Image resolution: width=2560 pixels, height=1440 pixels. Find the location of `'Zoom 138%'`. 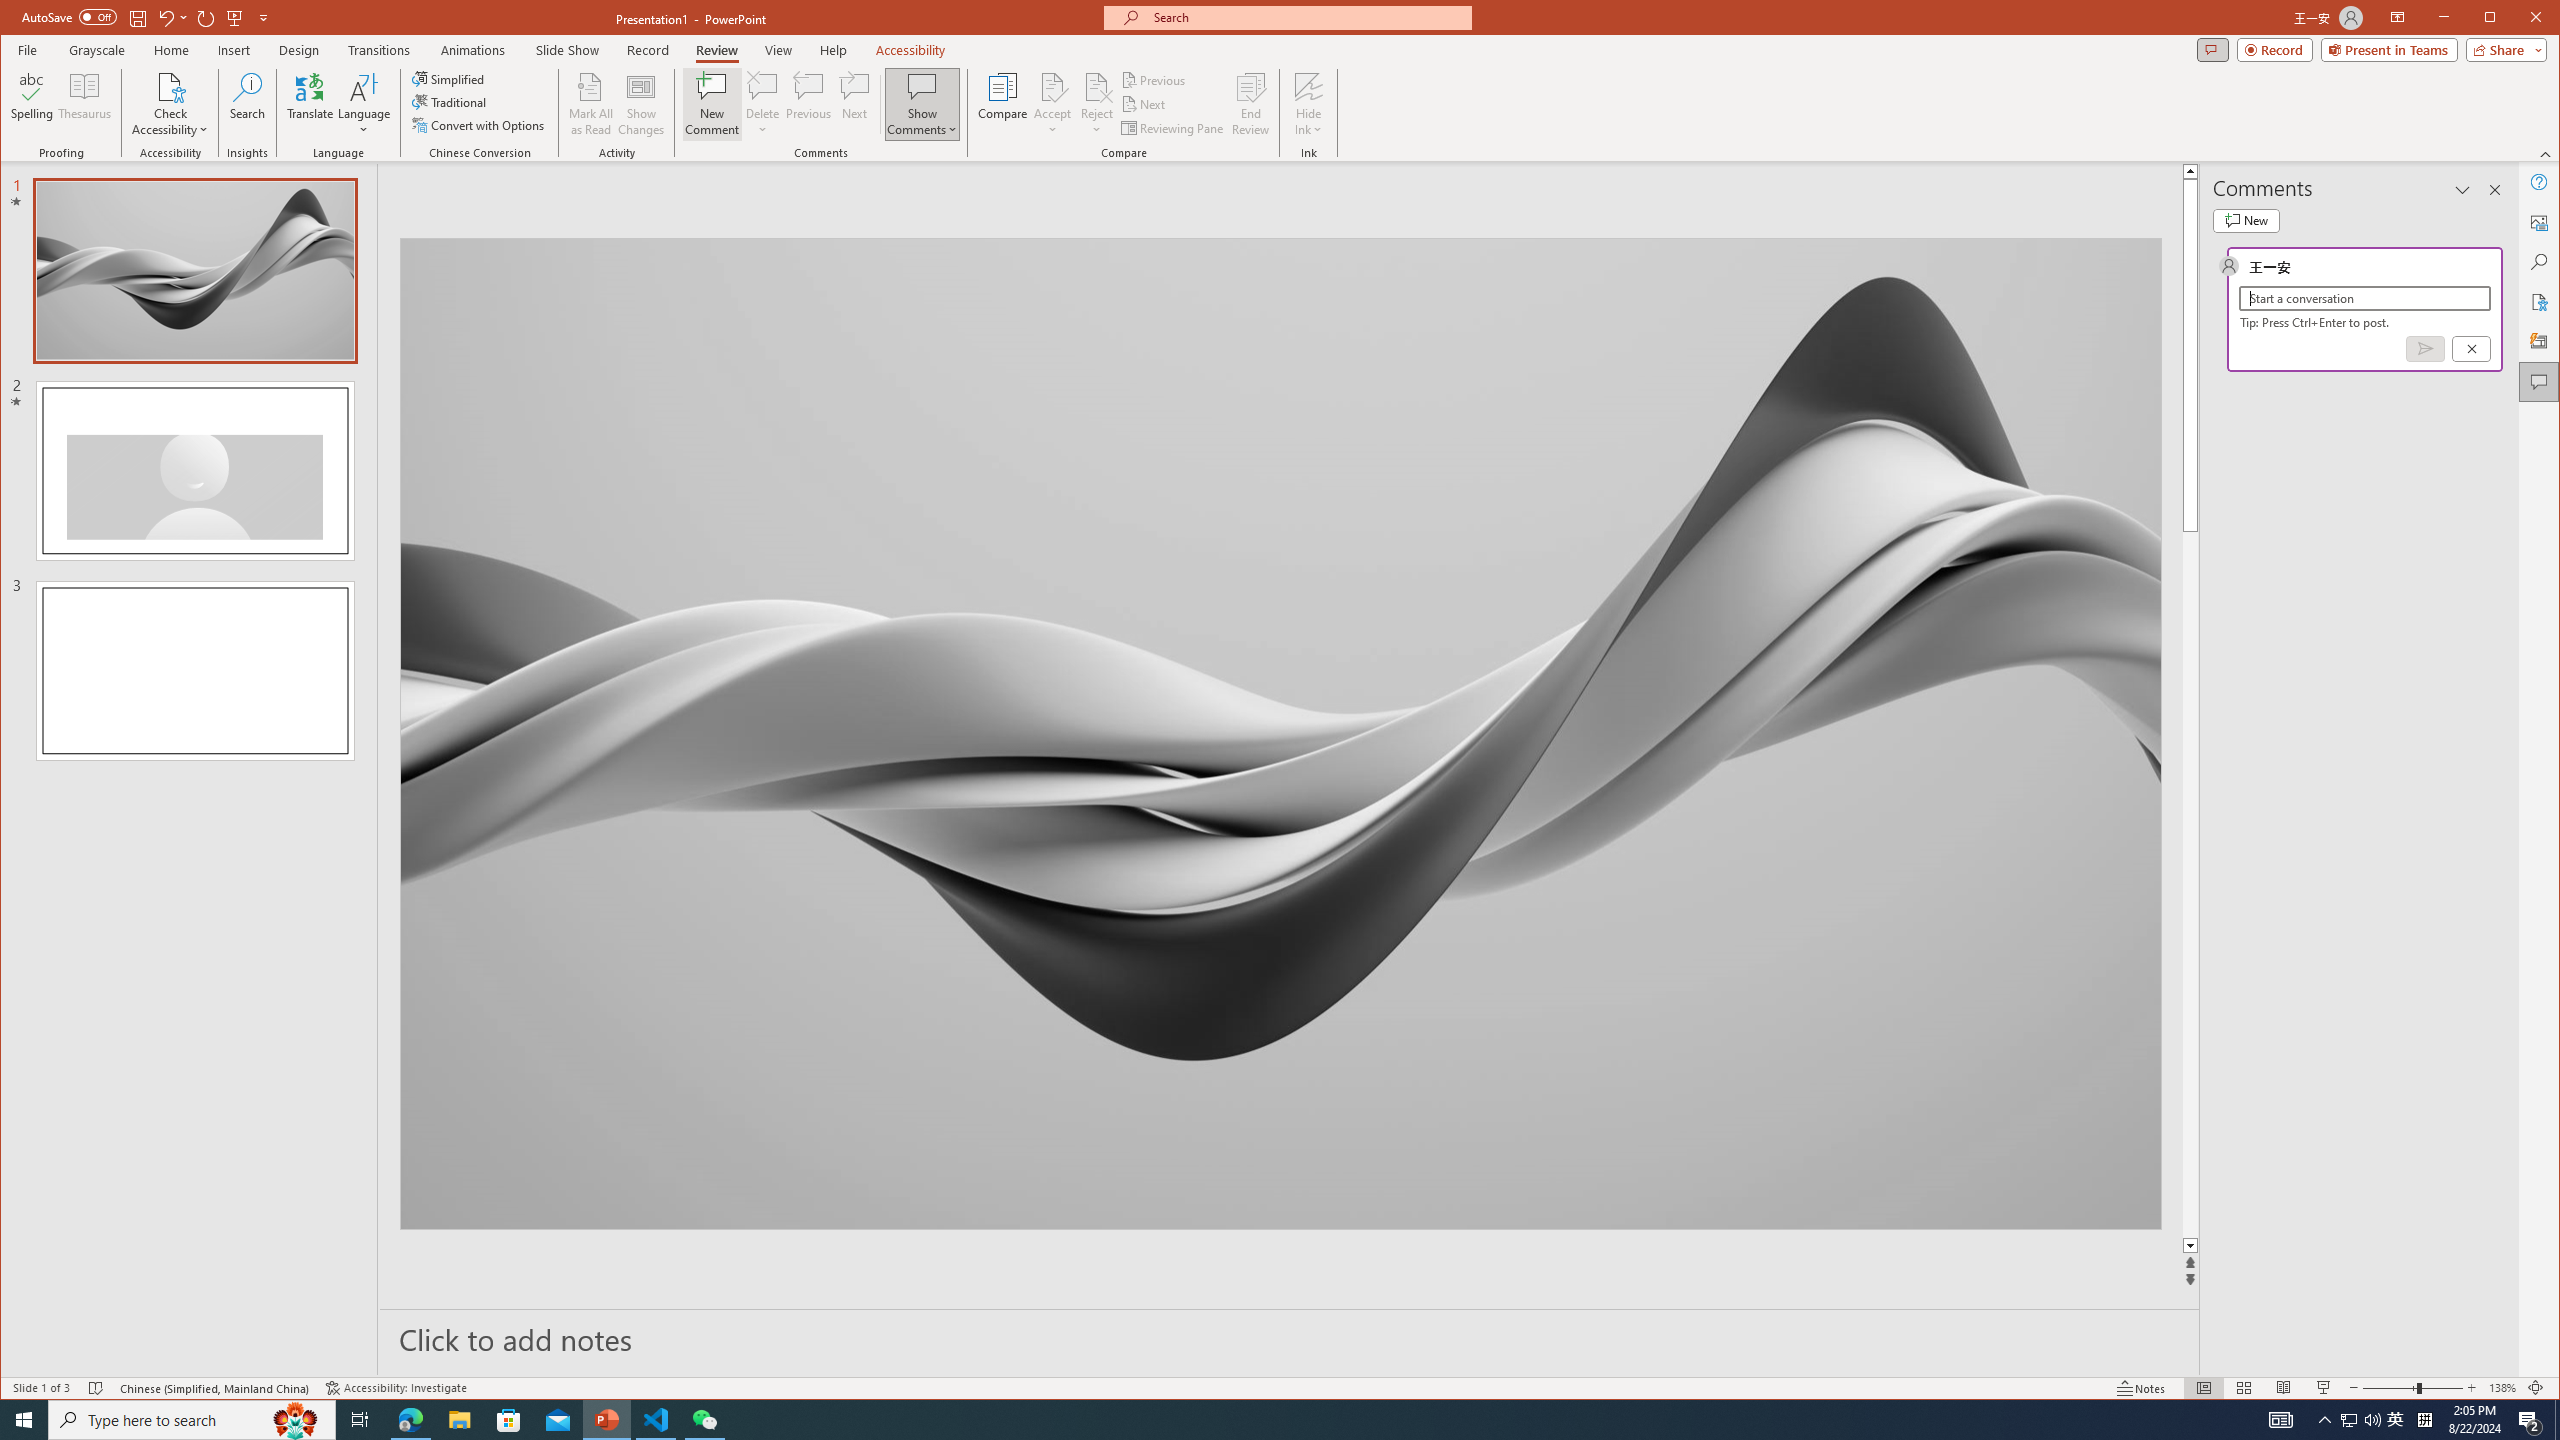

'Zoom 138%' is located at coordinates (2502, 1387).